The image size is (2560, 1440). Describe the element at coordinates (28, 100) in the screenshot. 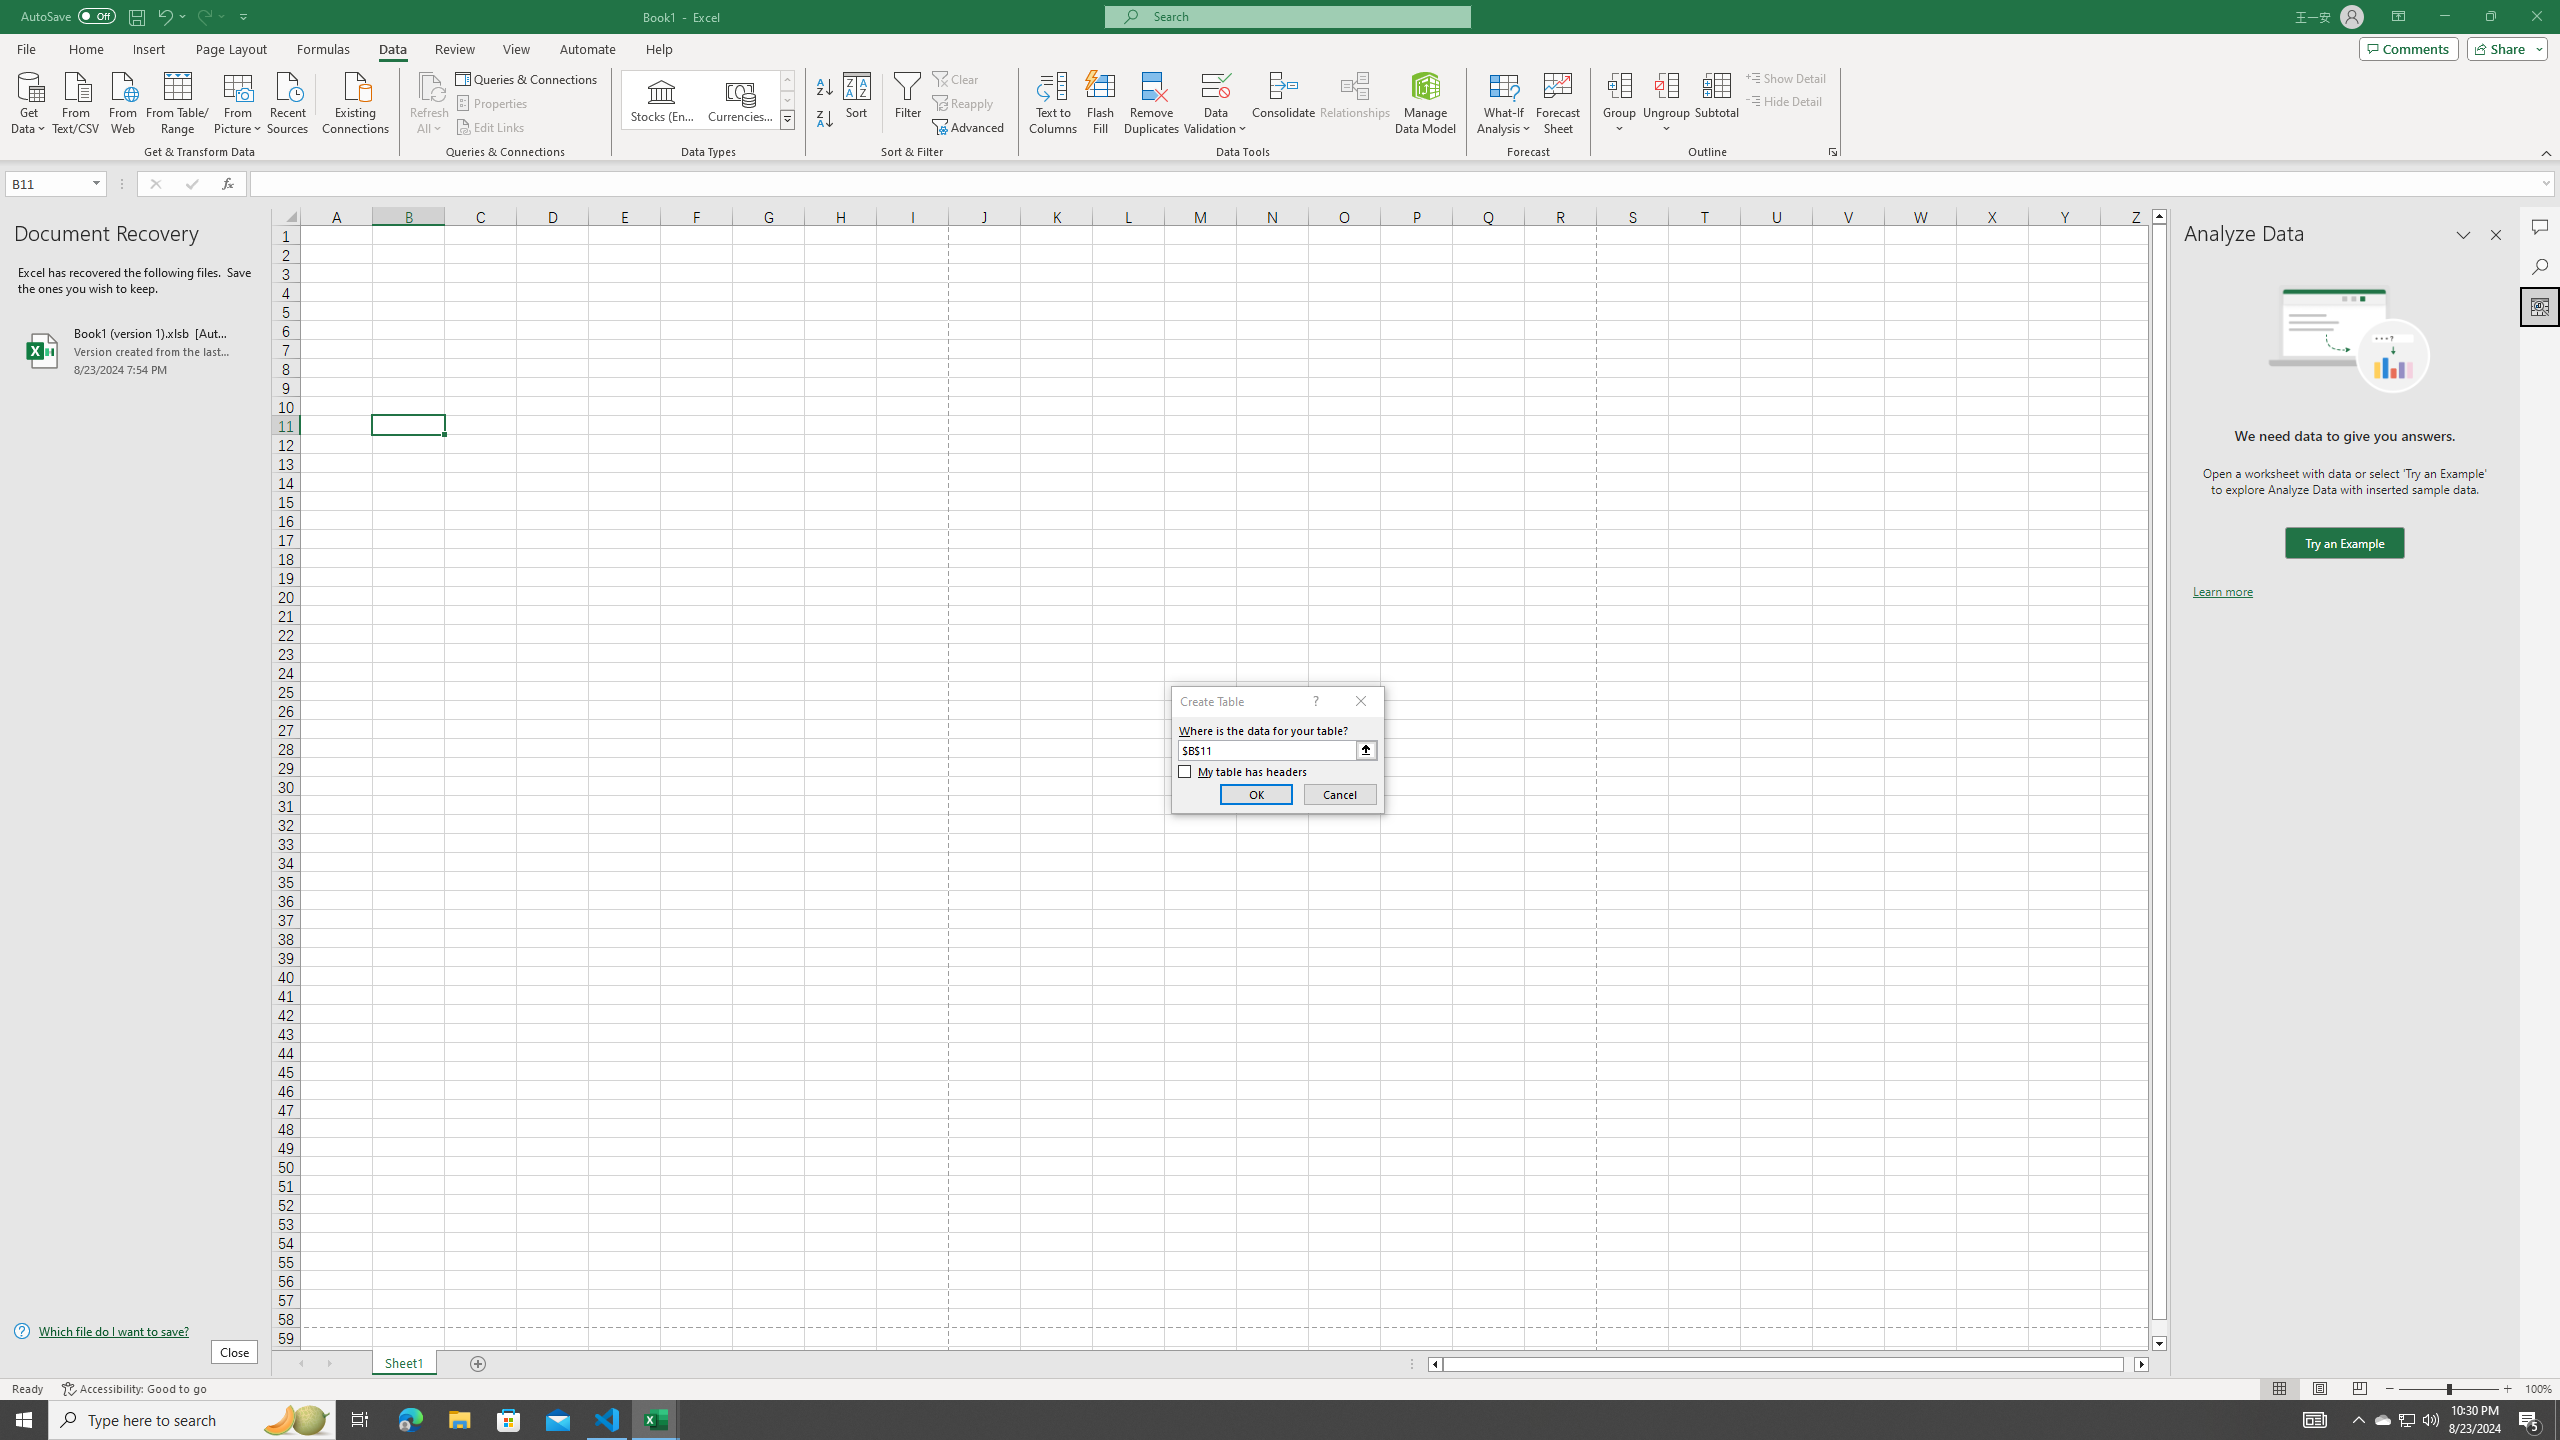

I see `'Get Data'` at that location.